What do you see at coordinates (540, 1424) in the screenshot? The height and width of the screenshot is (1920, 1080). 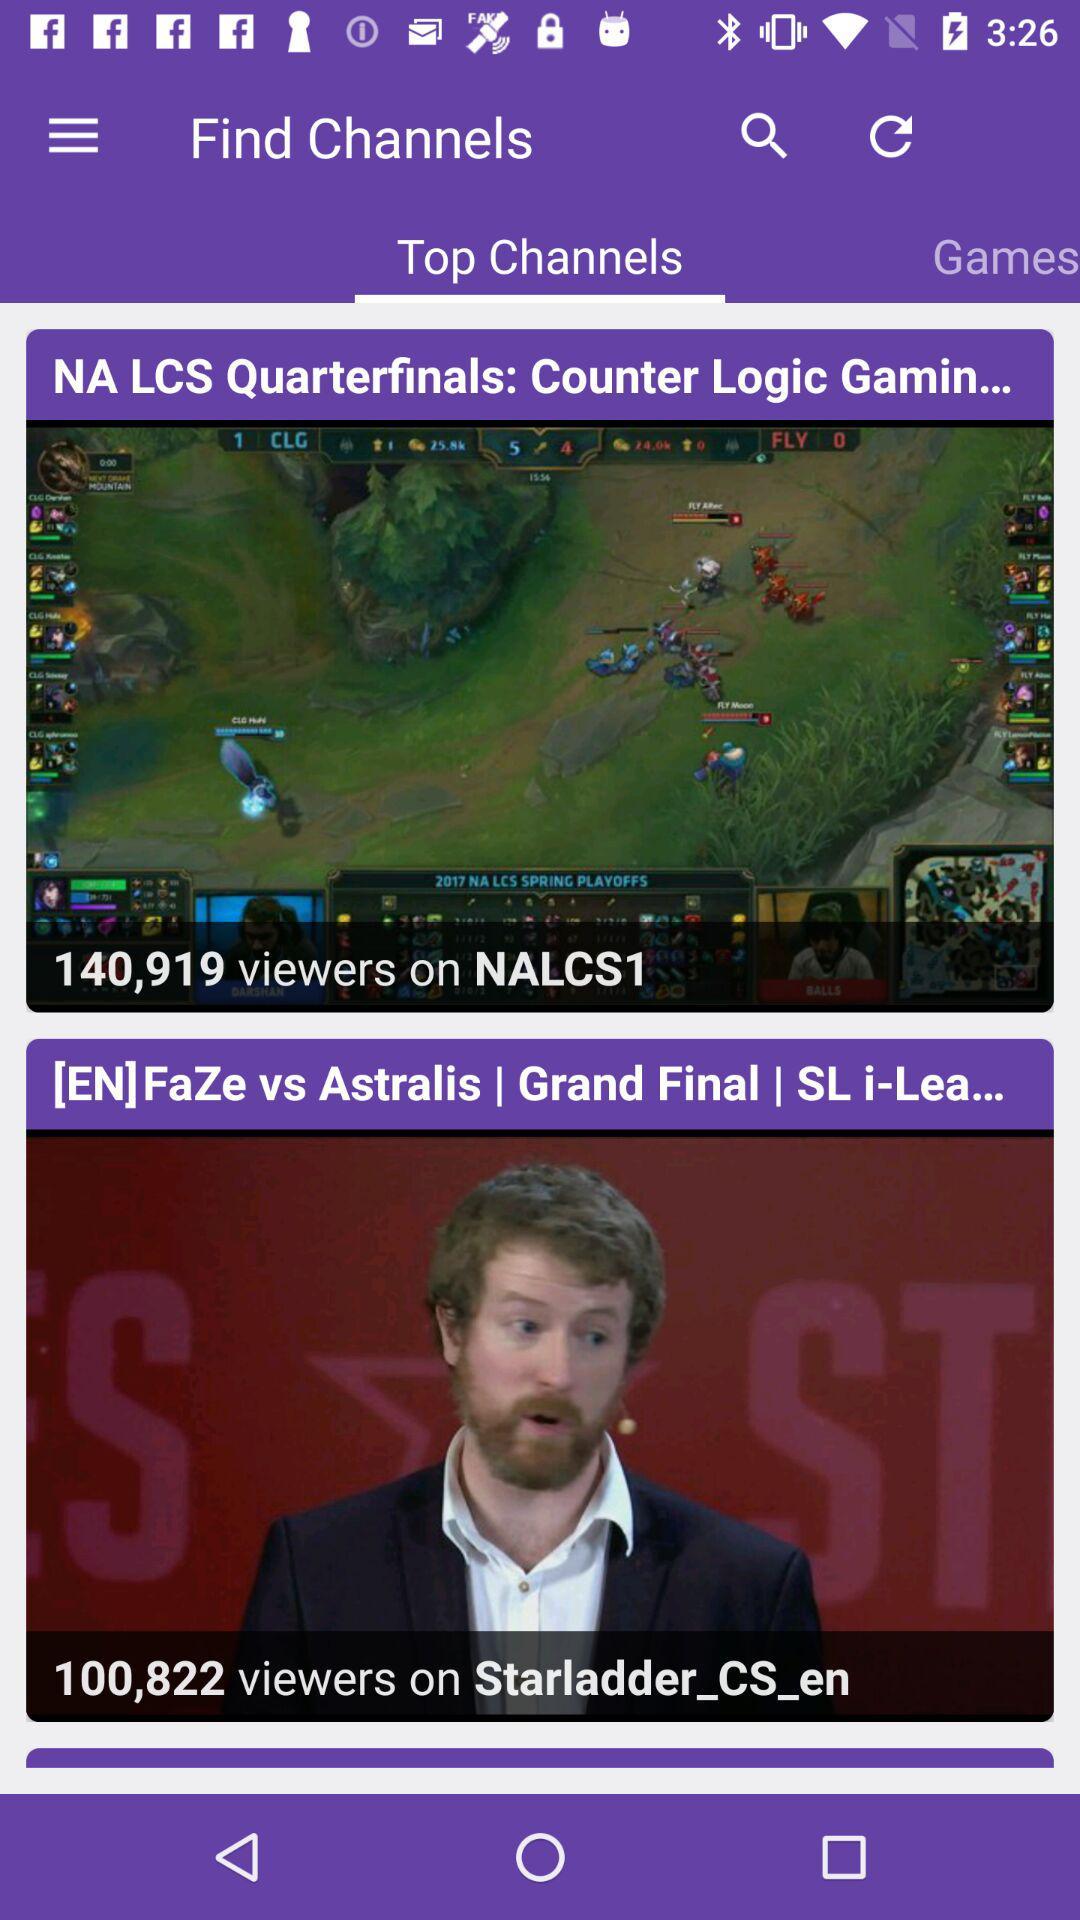 I see `second image along with text below` at bounding box center [540, 1424].